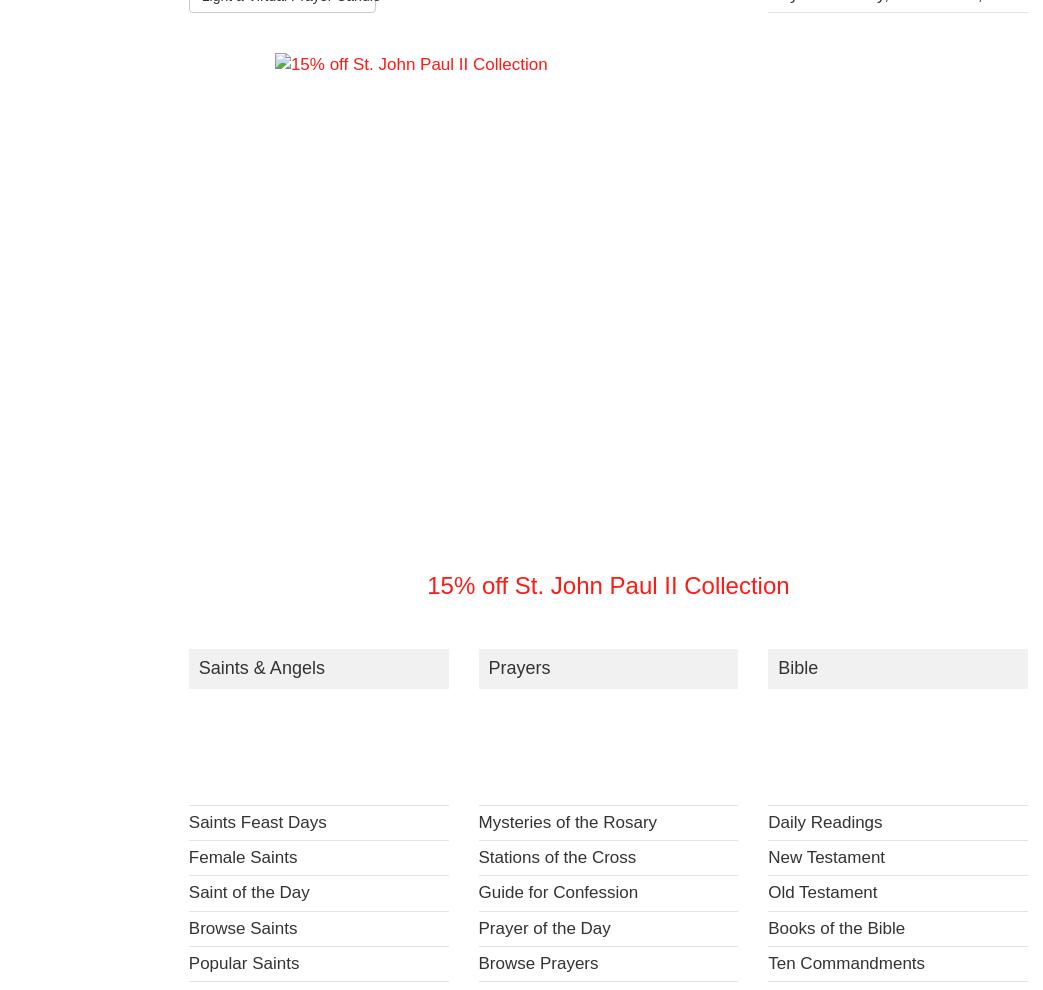 The width and height of the screenshot is (1043, 990). Describe the element at coordinates (766, 857) in the screenshot. I see `'New Testament'` at that location.